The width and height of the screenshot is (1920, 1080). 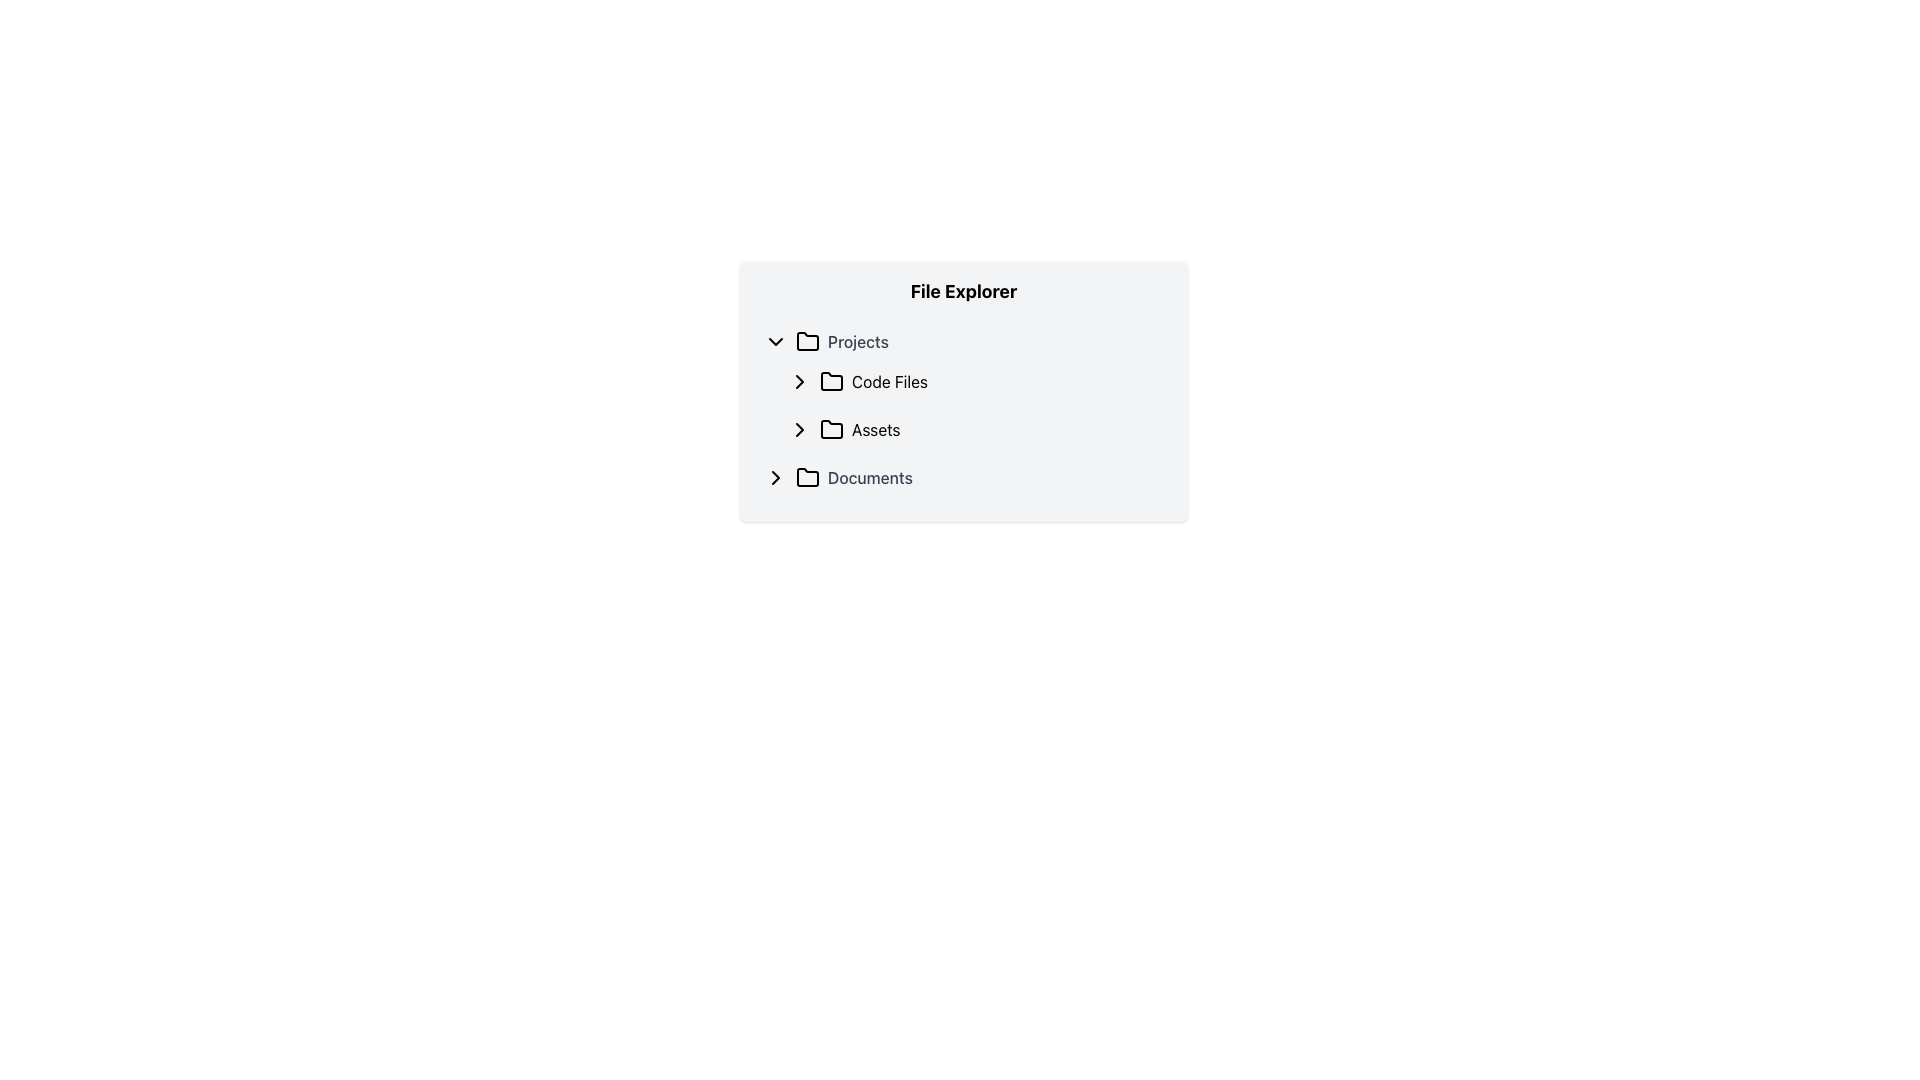 What do you see at coordinates (870, 478) in the screenshot?
I see `the 'Documents' text label located towards the bottom of the vertical list of options, positioned immediately to the right of the folder icon` at bounding box center [870, 478].